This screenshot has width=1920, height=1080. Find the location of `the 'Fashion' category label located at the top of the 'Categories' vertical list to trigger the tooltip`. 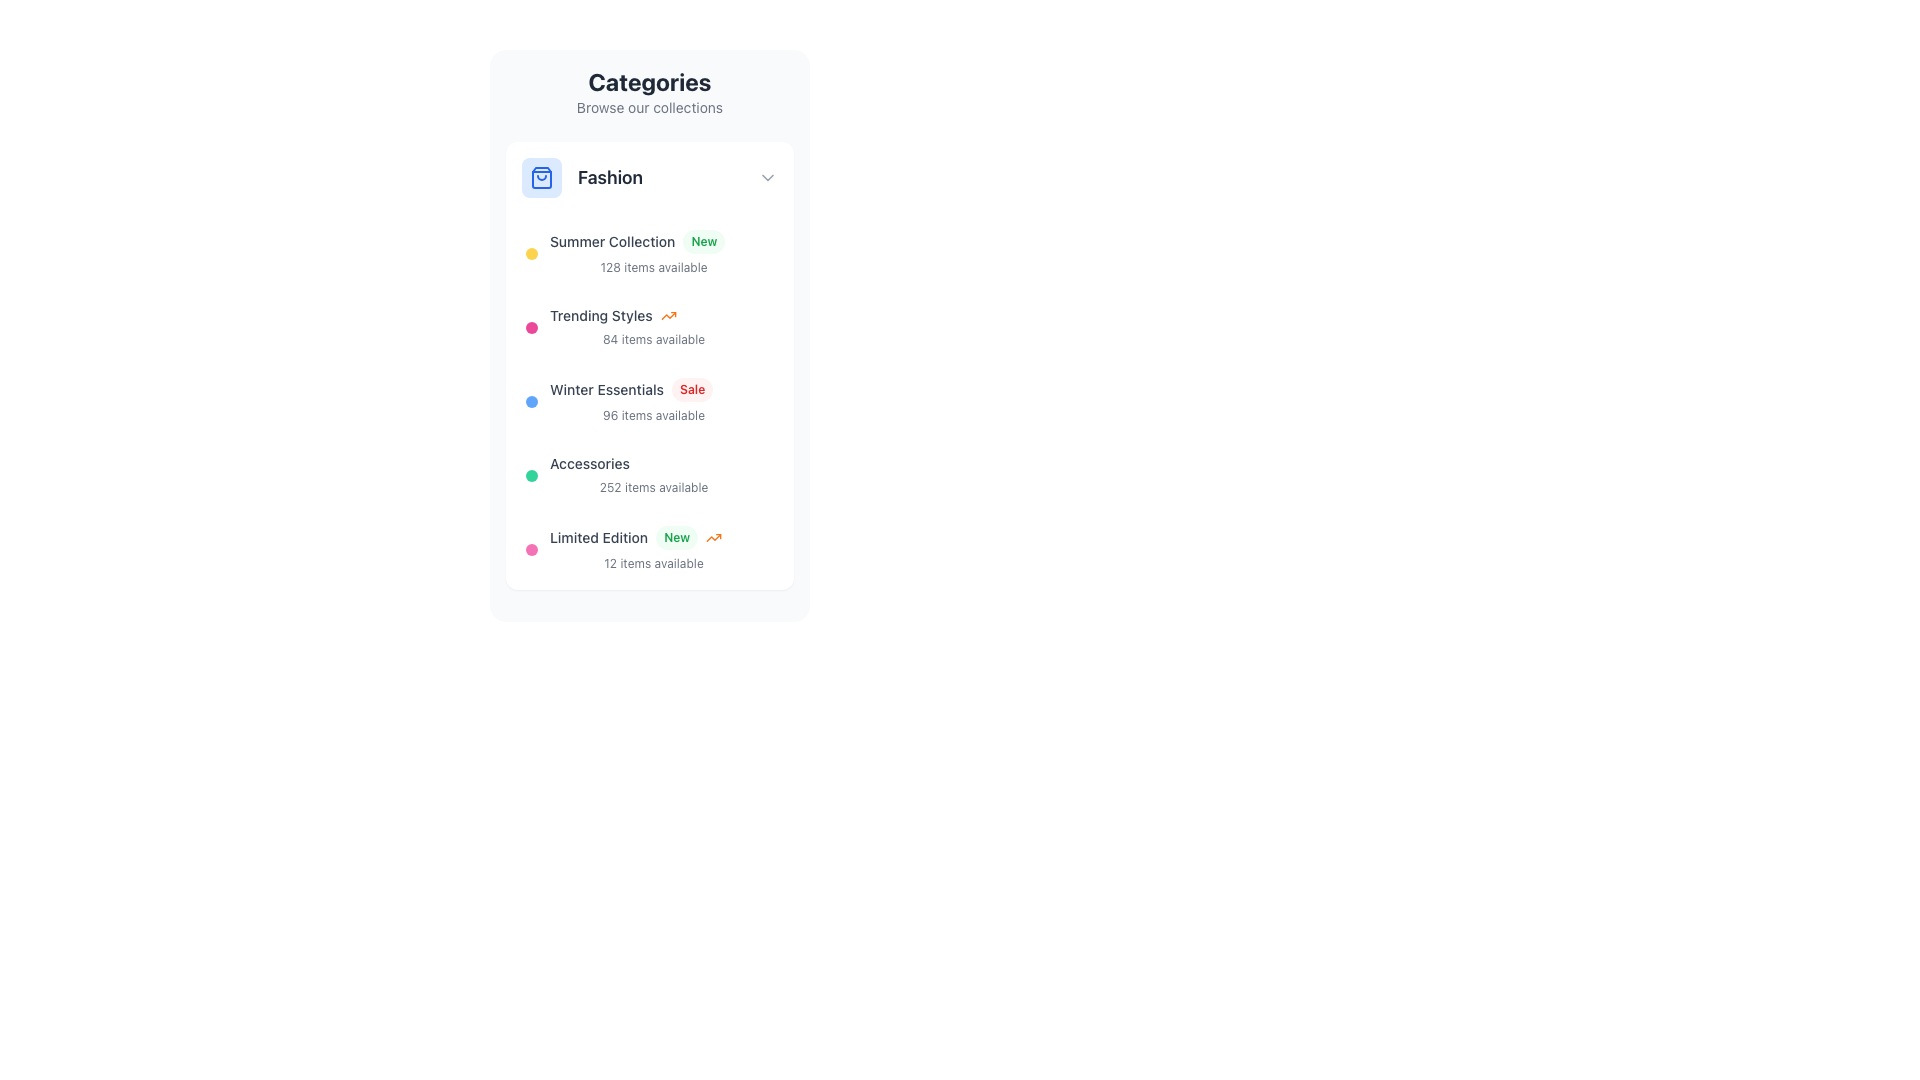

the 'Fashion' category label located at the top of the 'Categories' vertical list to trigger the tooltip is located at coordinates (638, 176).